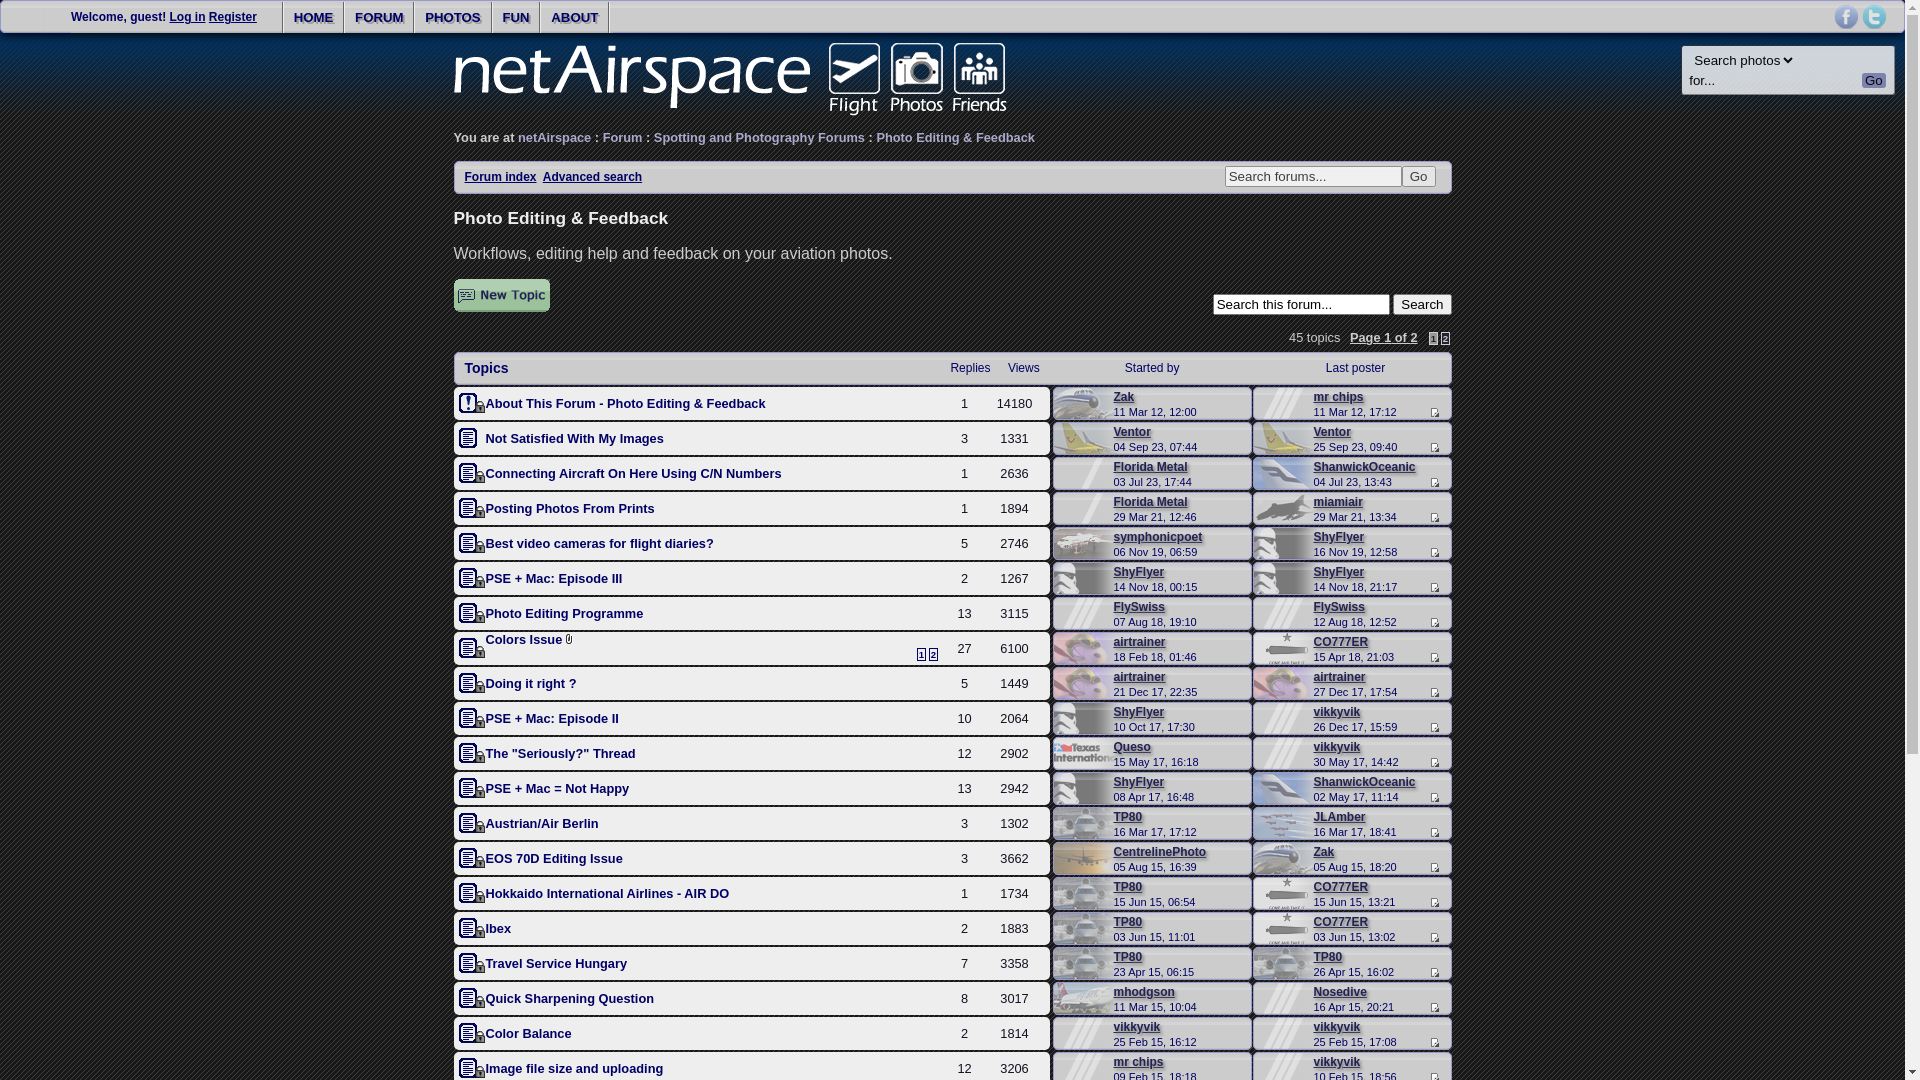 The image size is (1920, 1080). What do you see at coordinates (485, 998) in the screenshot?
I see `'Quick Sharpening Question'` at bounding box center [485, 998].